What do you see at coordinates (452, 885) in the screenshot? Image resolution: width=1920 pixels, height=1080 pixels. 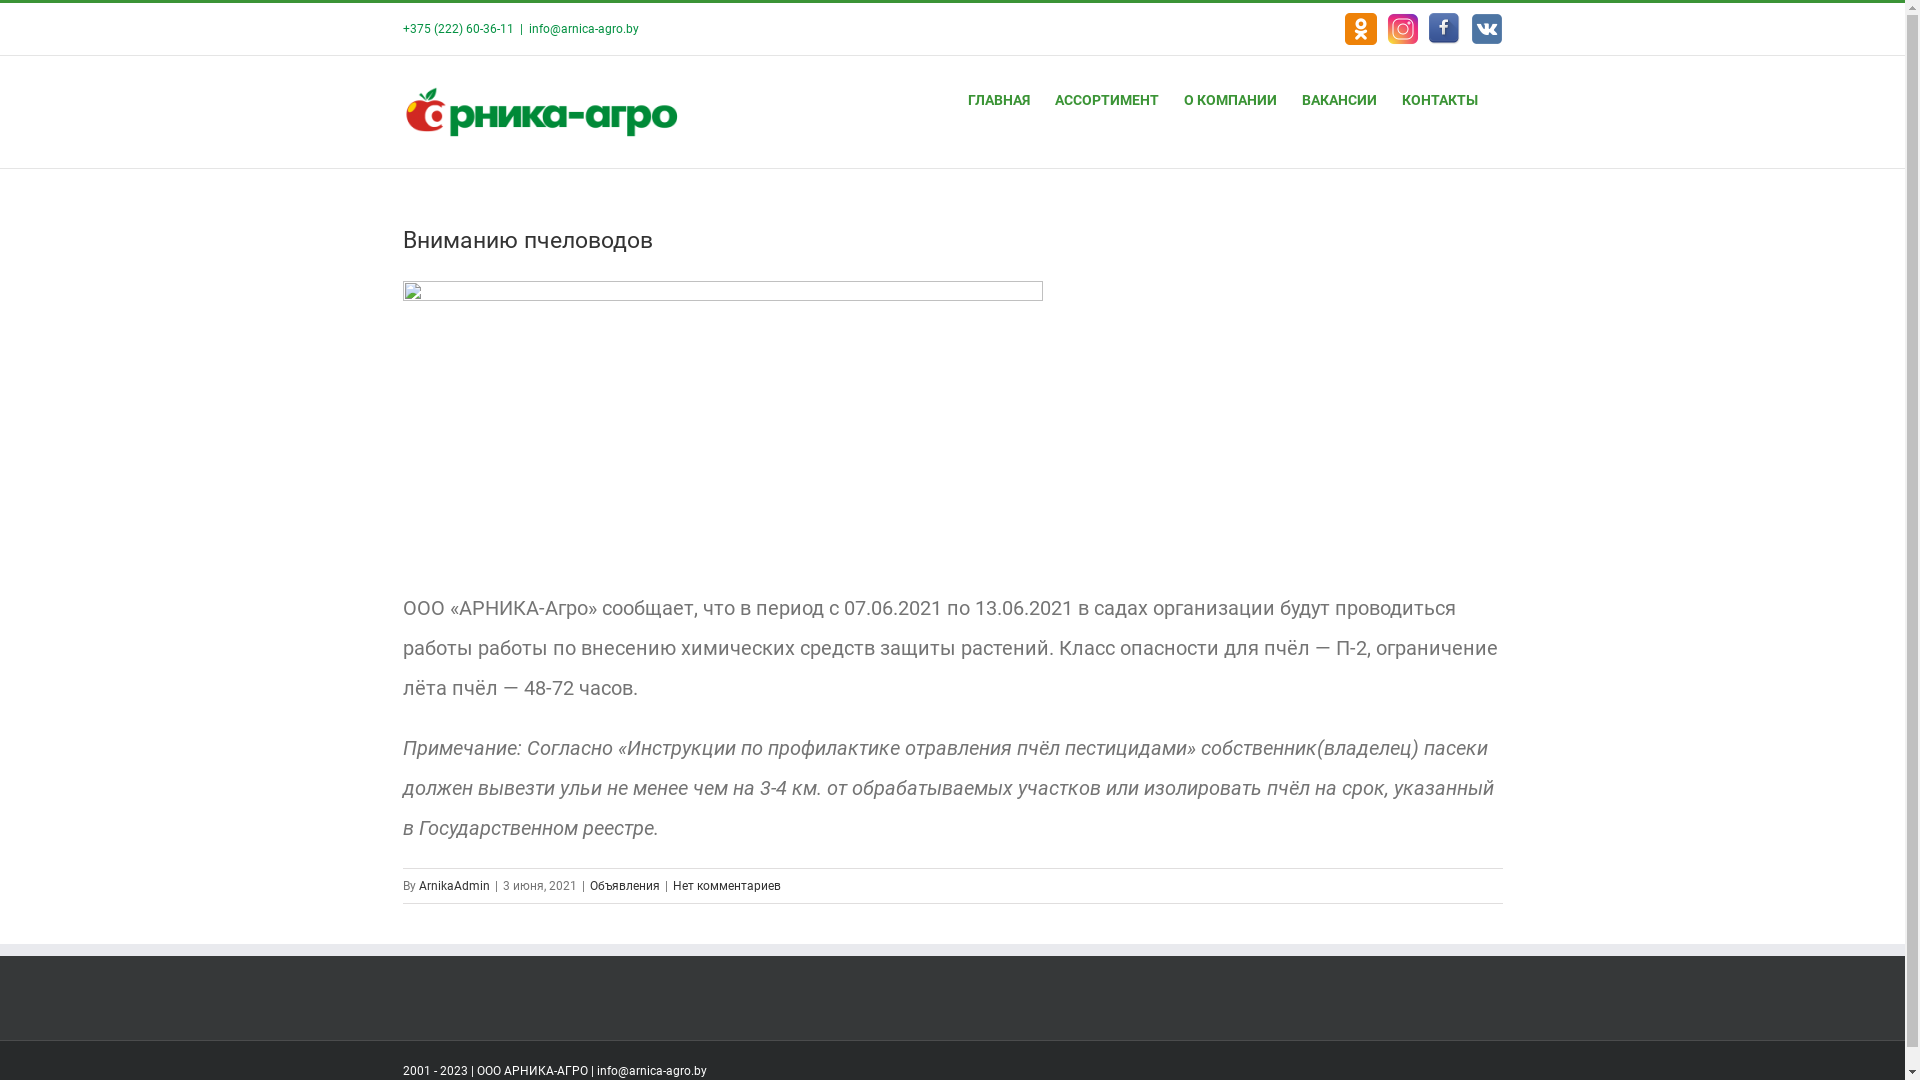 I see `'ArnikaAdmin'` at bounding box center [452, 885].